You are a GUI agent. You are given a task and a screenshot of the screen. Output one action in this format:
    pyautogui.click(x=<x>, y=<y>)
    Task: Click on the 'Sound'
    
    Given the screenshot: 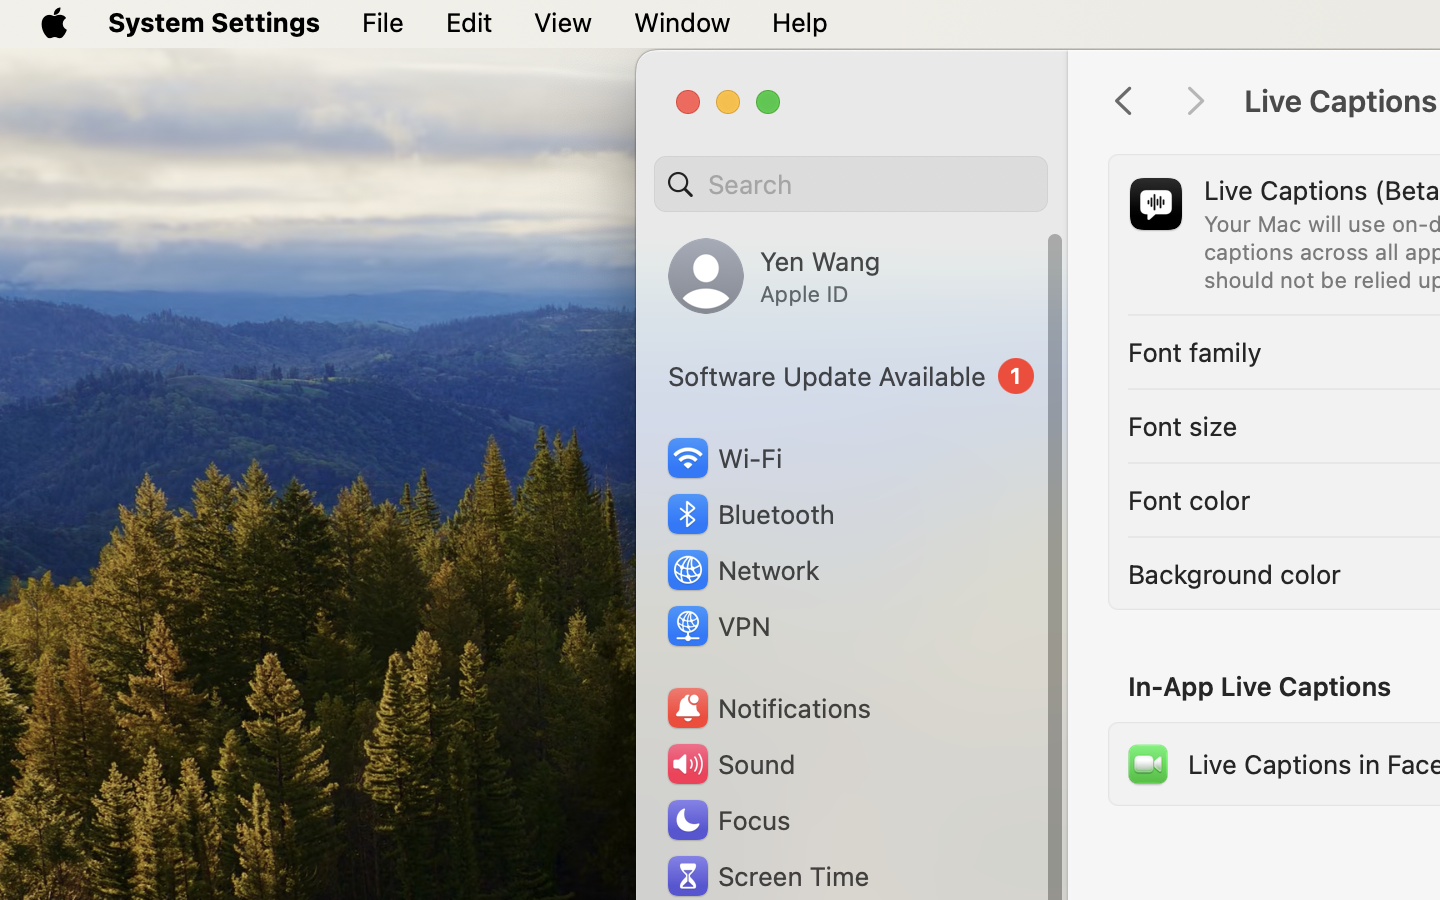 What is the action you would take?
    pyautogui.click(x=728, y=763)
    